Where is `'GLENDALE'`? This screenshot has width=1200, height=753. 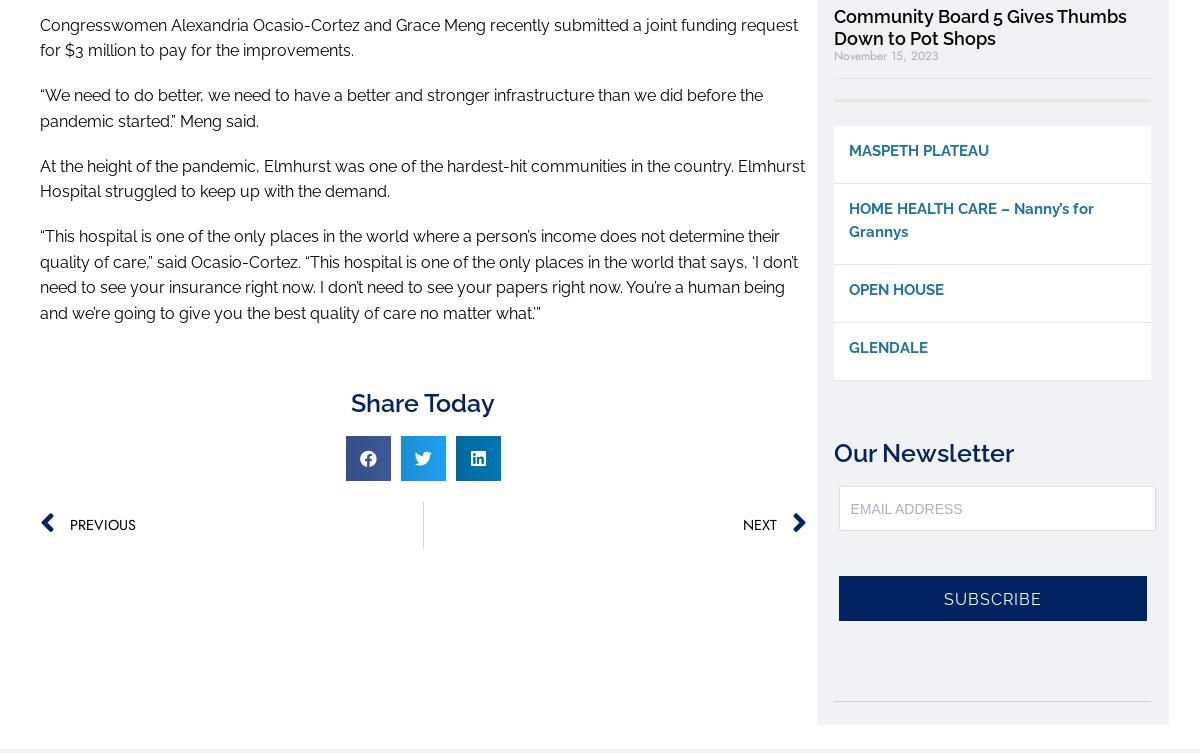 'GLENDALE' is located at coordinates (887, 348).